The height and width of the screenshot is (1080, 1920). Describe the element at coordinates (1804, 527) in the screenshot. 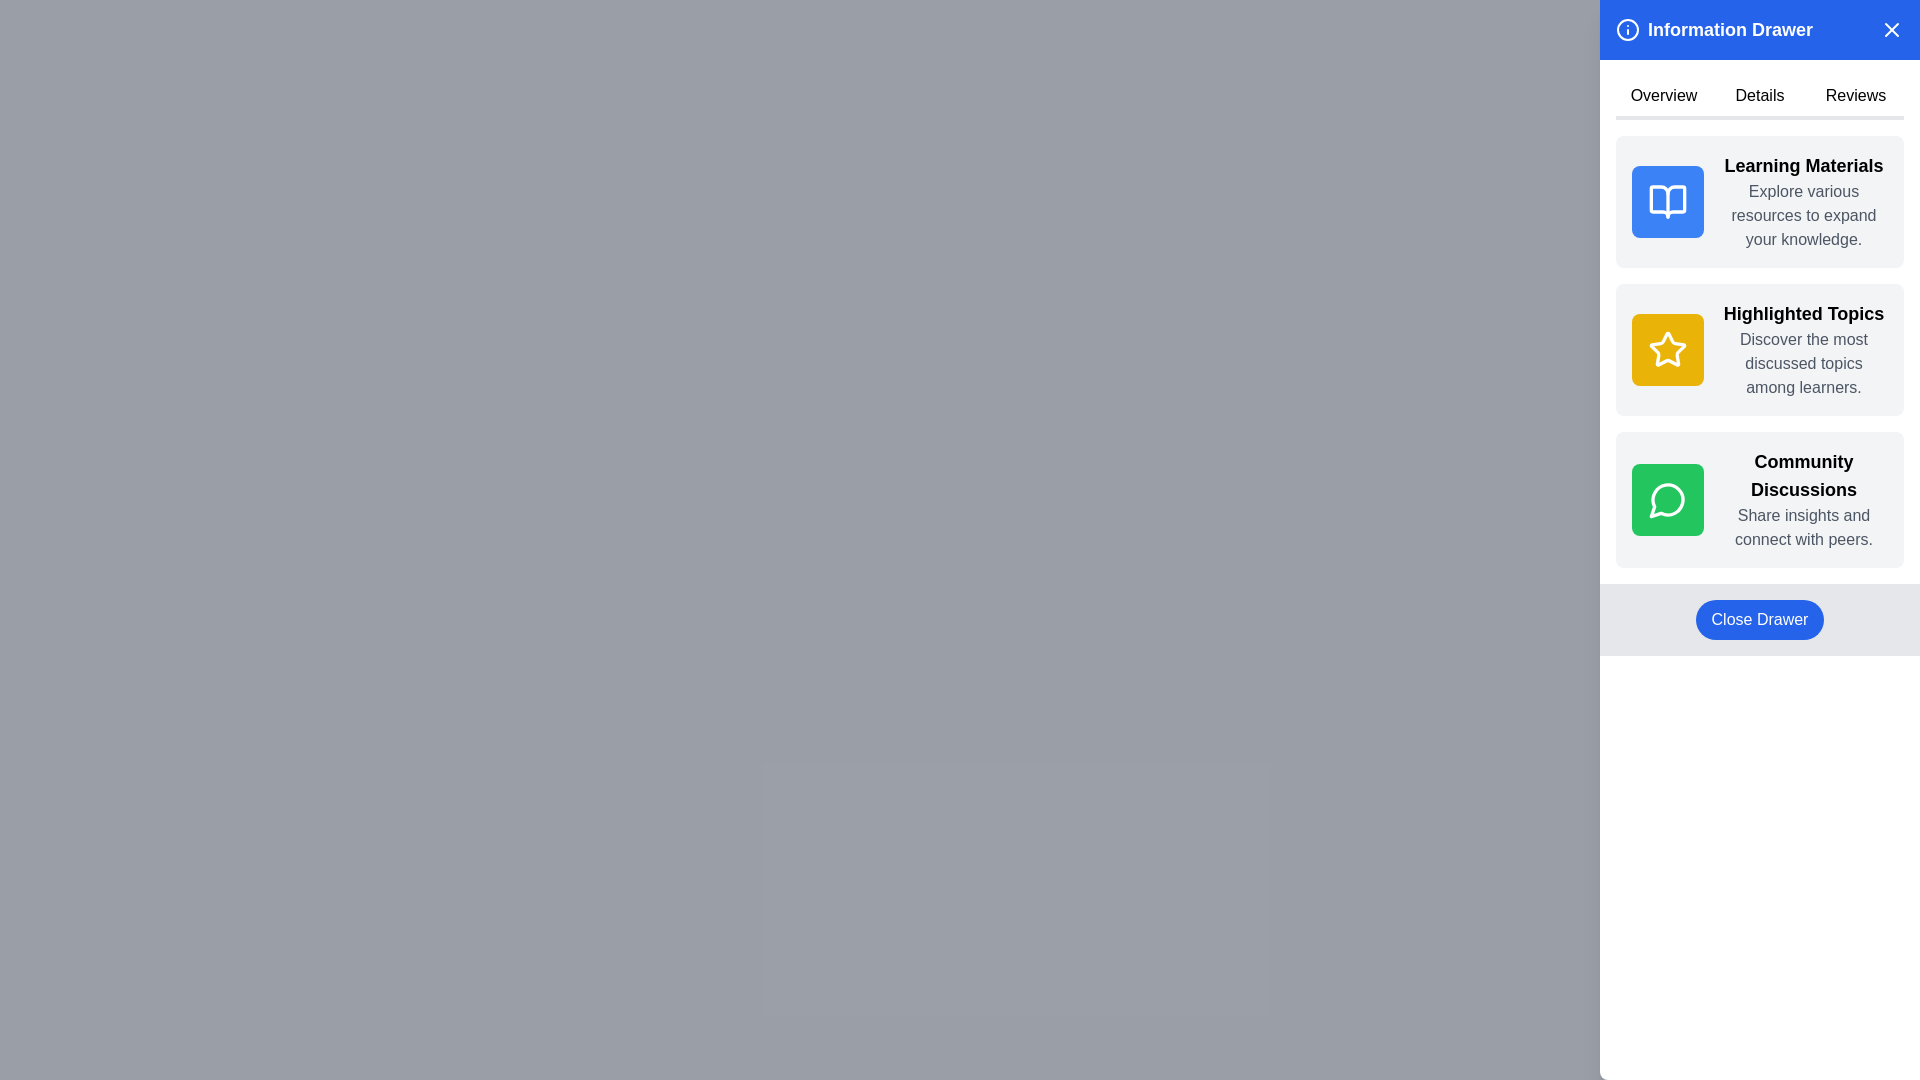

I see `the gray text block containing the phrase 'Share insights and connect with peers.' located beneath the bold title 'Community Discussions' in the lower section of a green-bordered card in the 'Information Drawer' interface` at that location.